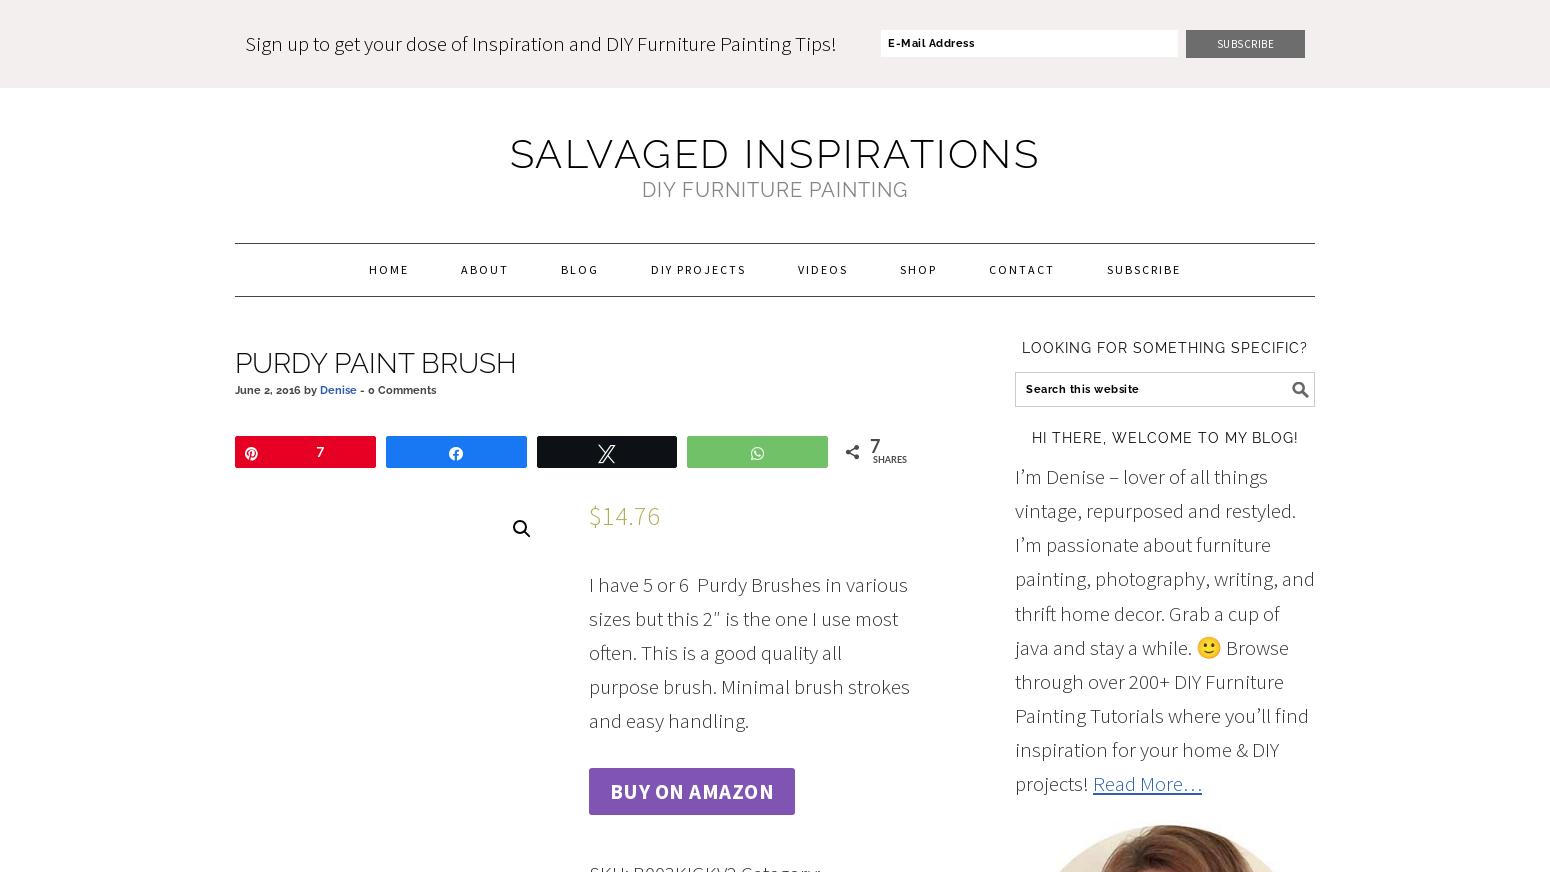  Describe the element at coordinates (775, 190) in the screenshot. I see `'DIY FURNITURE PAINTING'` at that location.